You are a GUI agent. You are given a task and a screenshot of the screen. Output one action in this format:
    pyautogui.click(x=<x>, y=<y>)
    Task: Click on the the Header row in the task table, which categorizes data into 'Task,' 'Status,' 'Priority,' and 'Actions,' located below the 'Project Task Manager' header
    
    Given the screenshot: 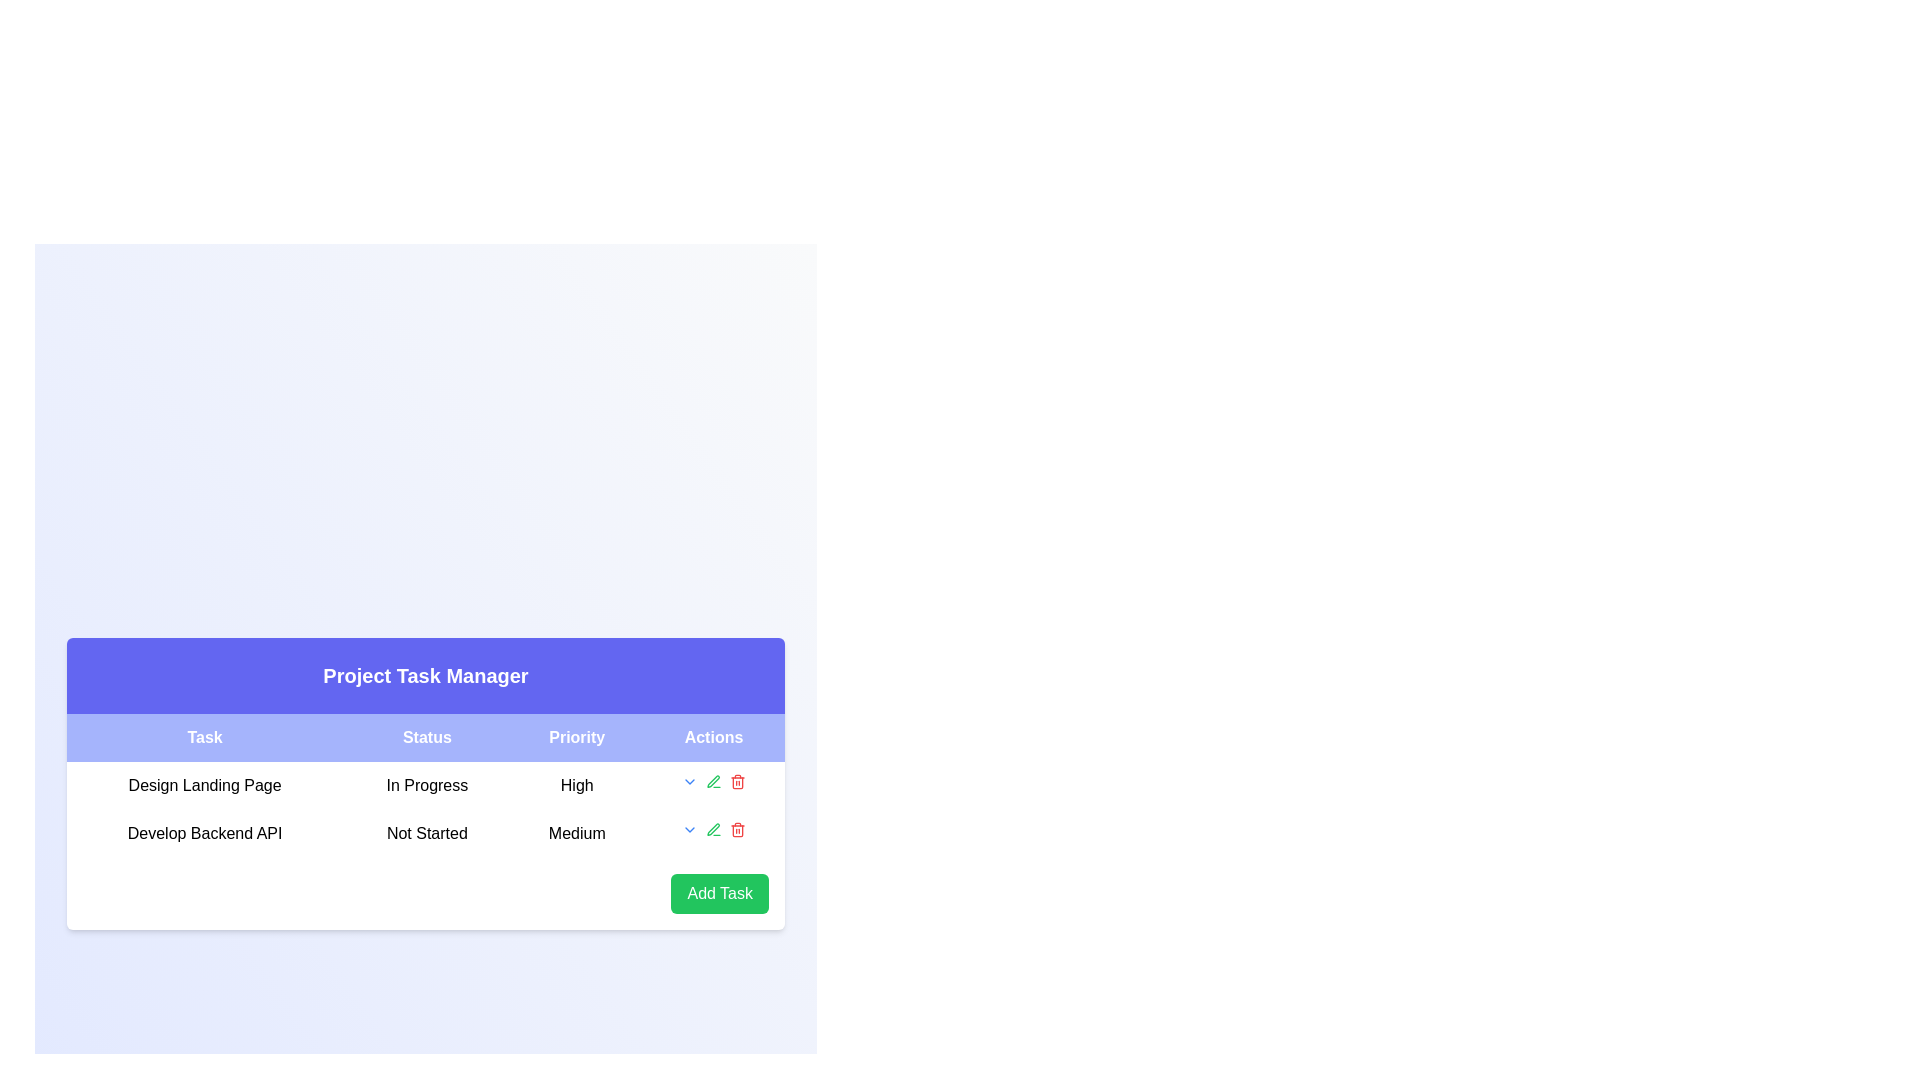 What is the action you would take?
    pyautogui.click(x=425, y=737)
    